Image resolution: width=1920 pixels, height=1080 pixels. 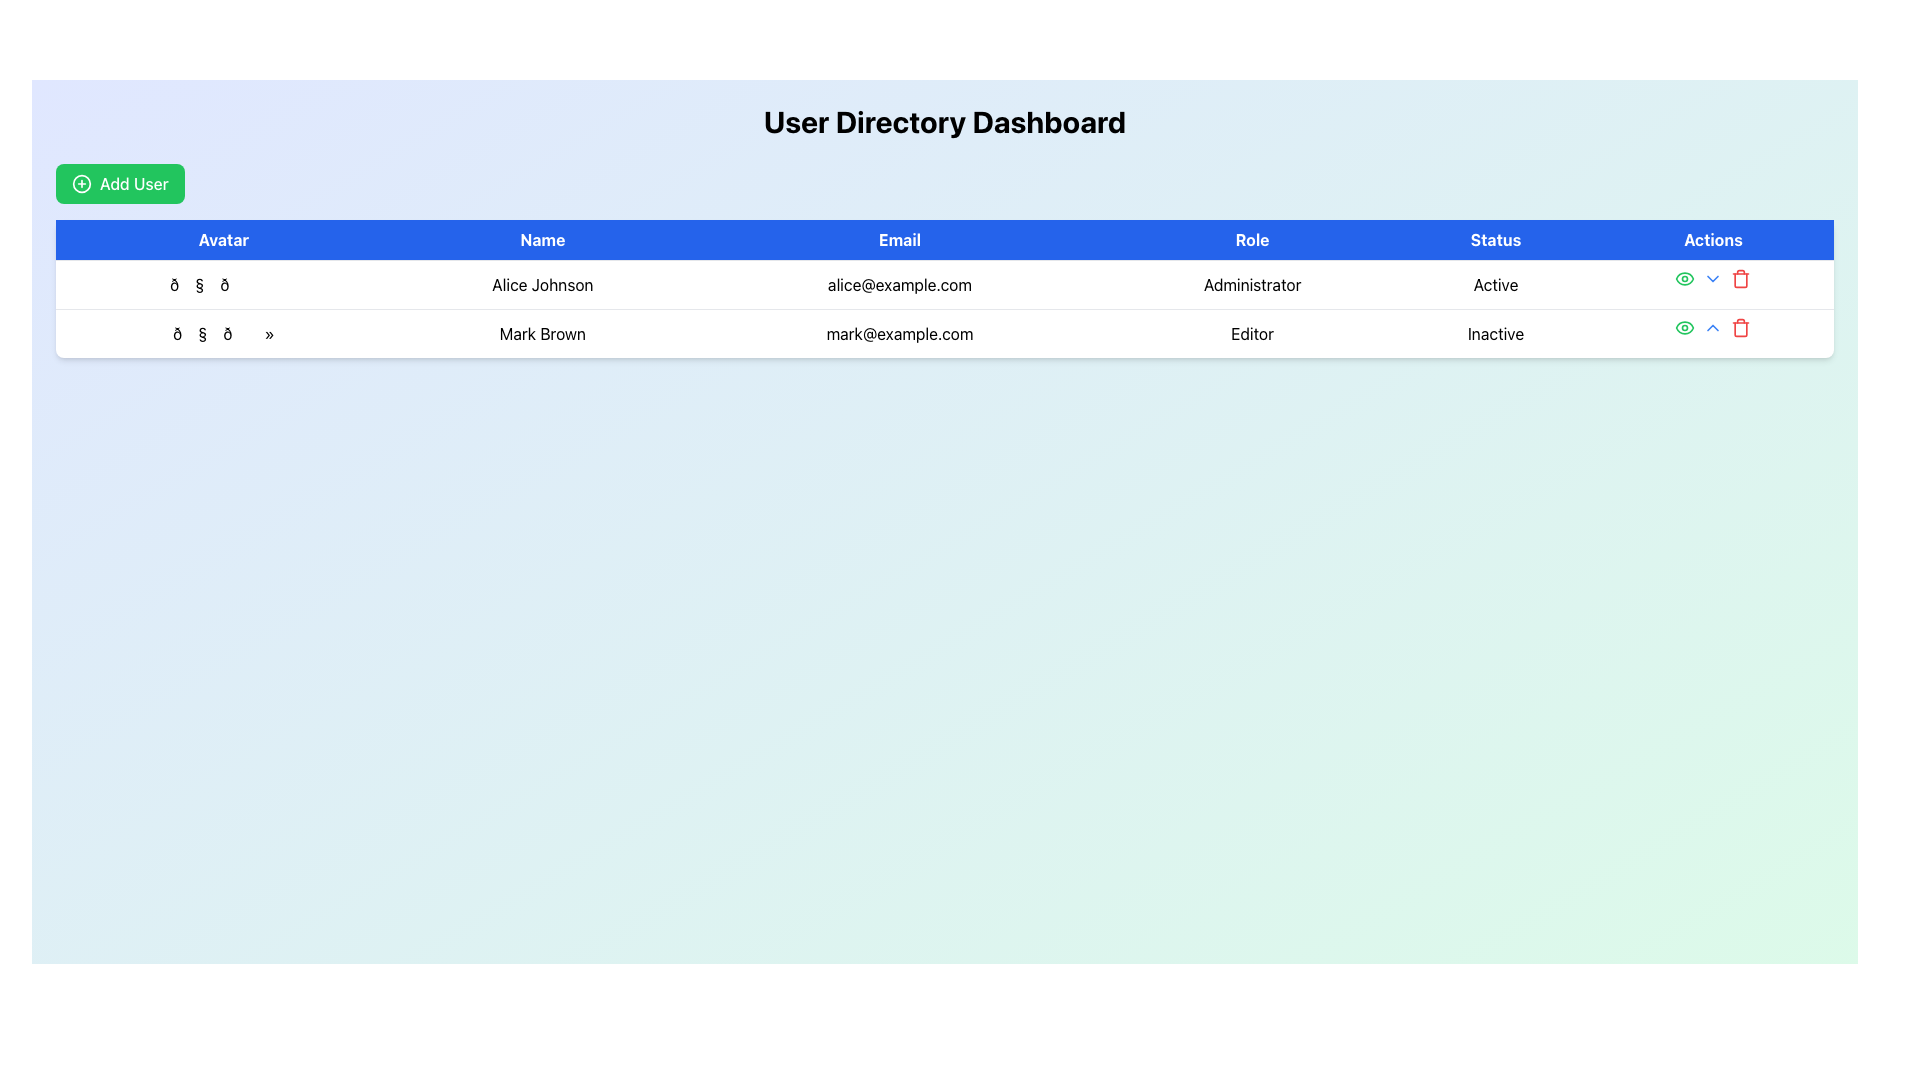 I want to click on the red trash bin icon button located in the 'Actions' column of the second table row to initiate a delete action, so click(x=1740, y=278).